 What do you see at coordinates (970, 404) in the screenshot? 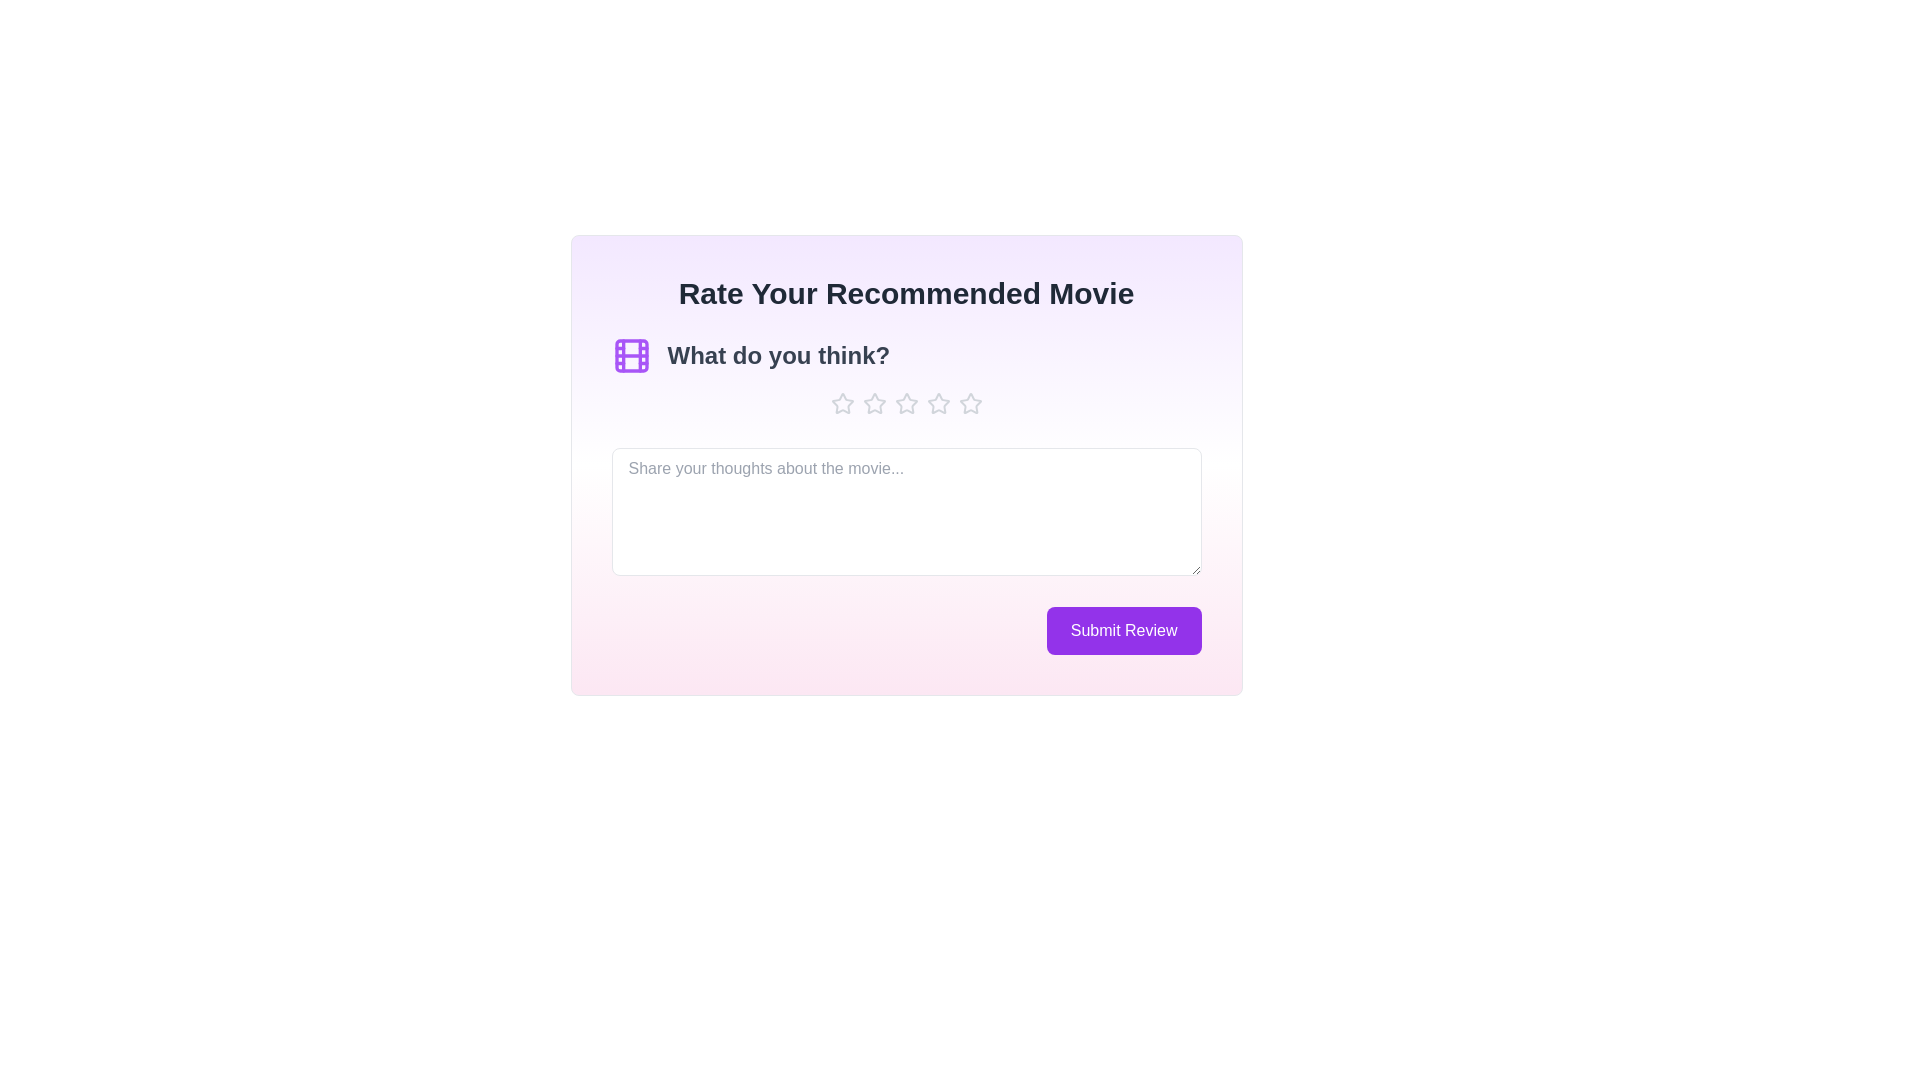
I see `the star icon to set the rating to 5` at bounding box center [970, 404].